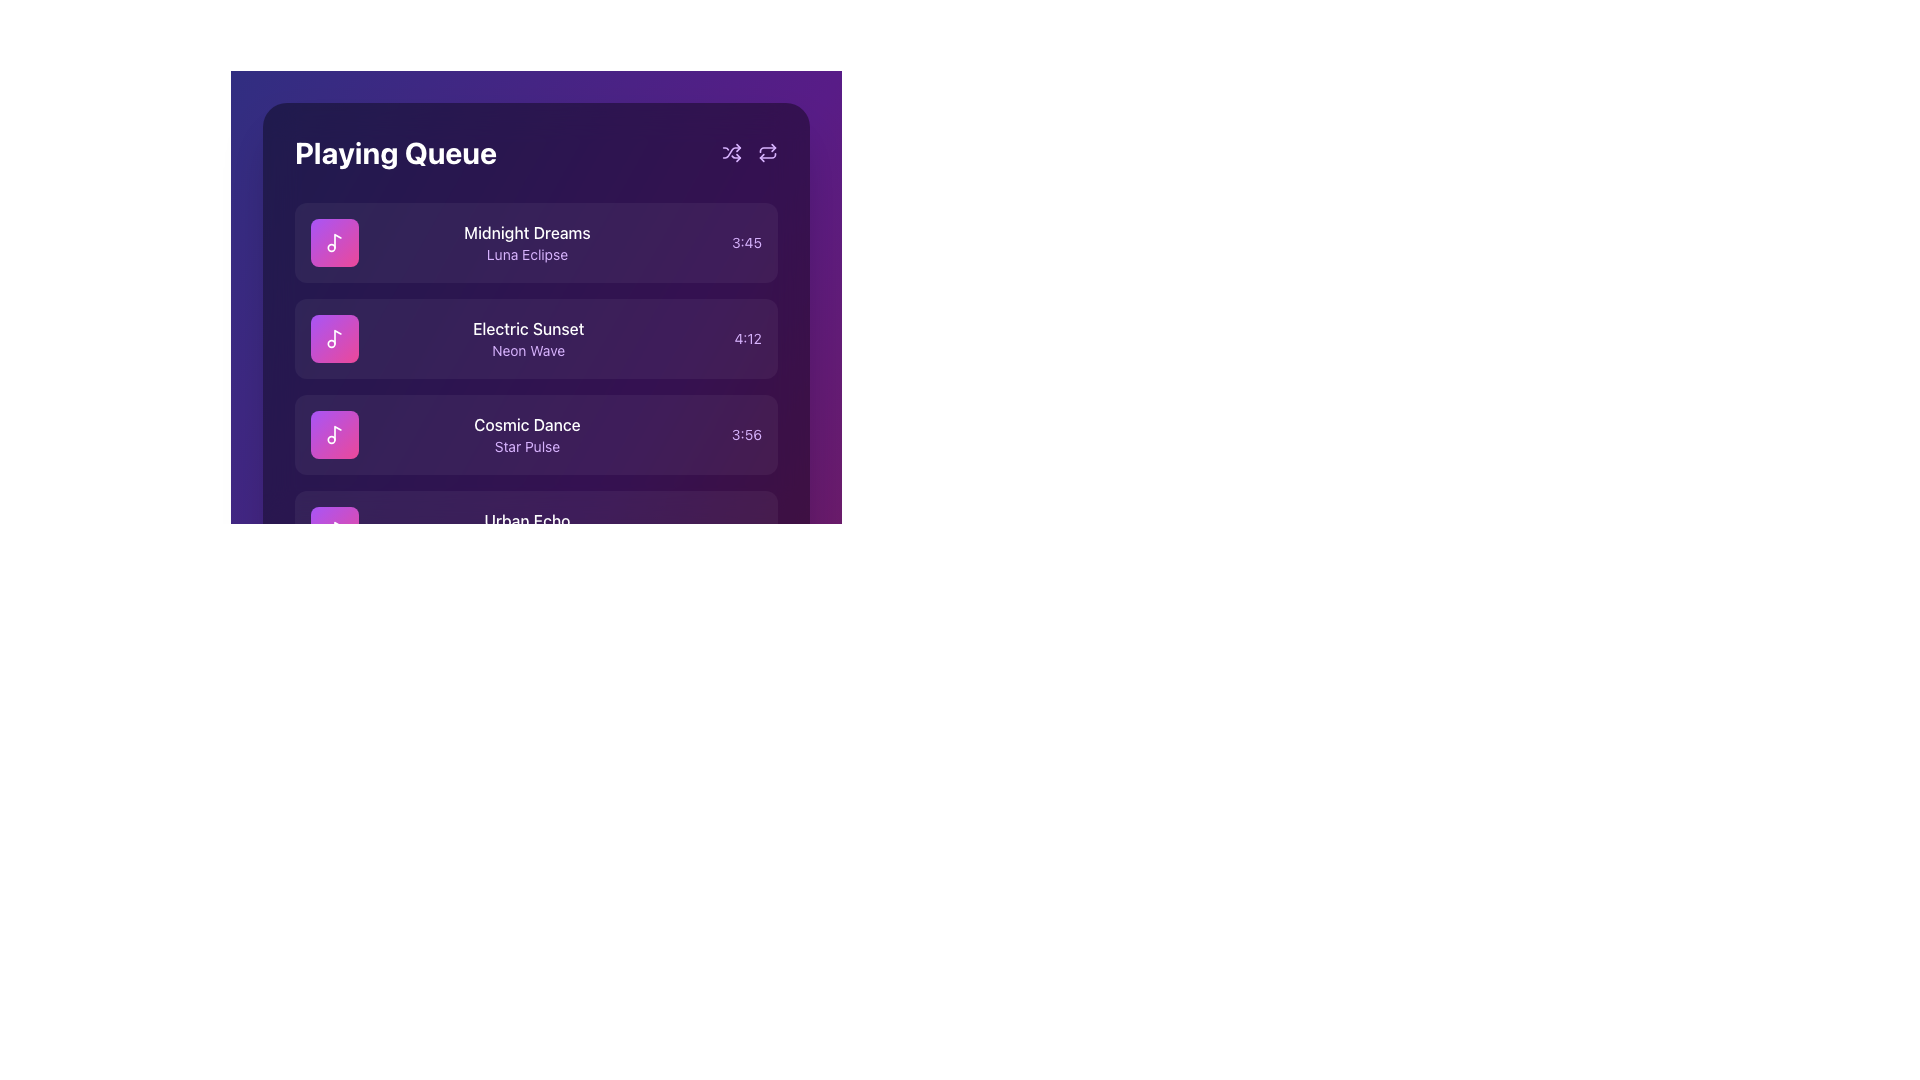 Image resolution: width=1920 pixels, height=1080 pixels. I want to click on the 'shuffle' button, so click(730, 152).